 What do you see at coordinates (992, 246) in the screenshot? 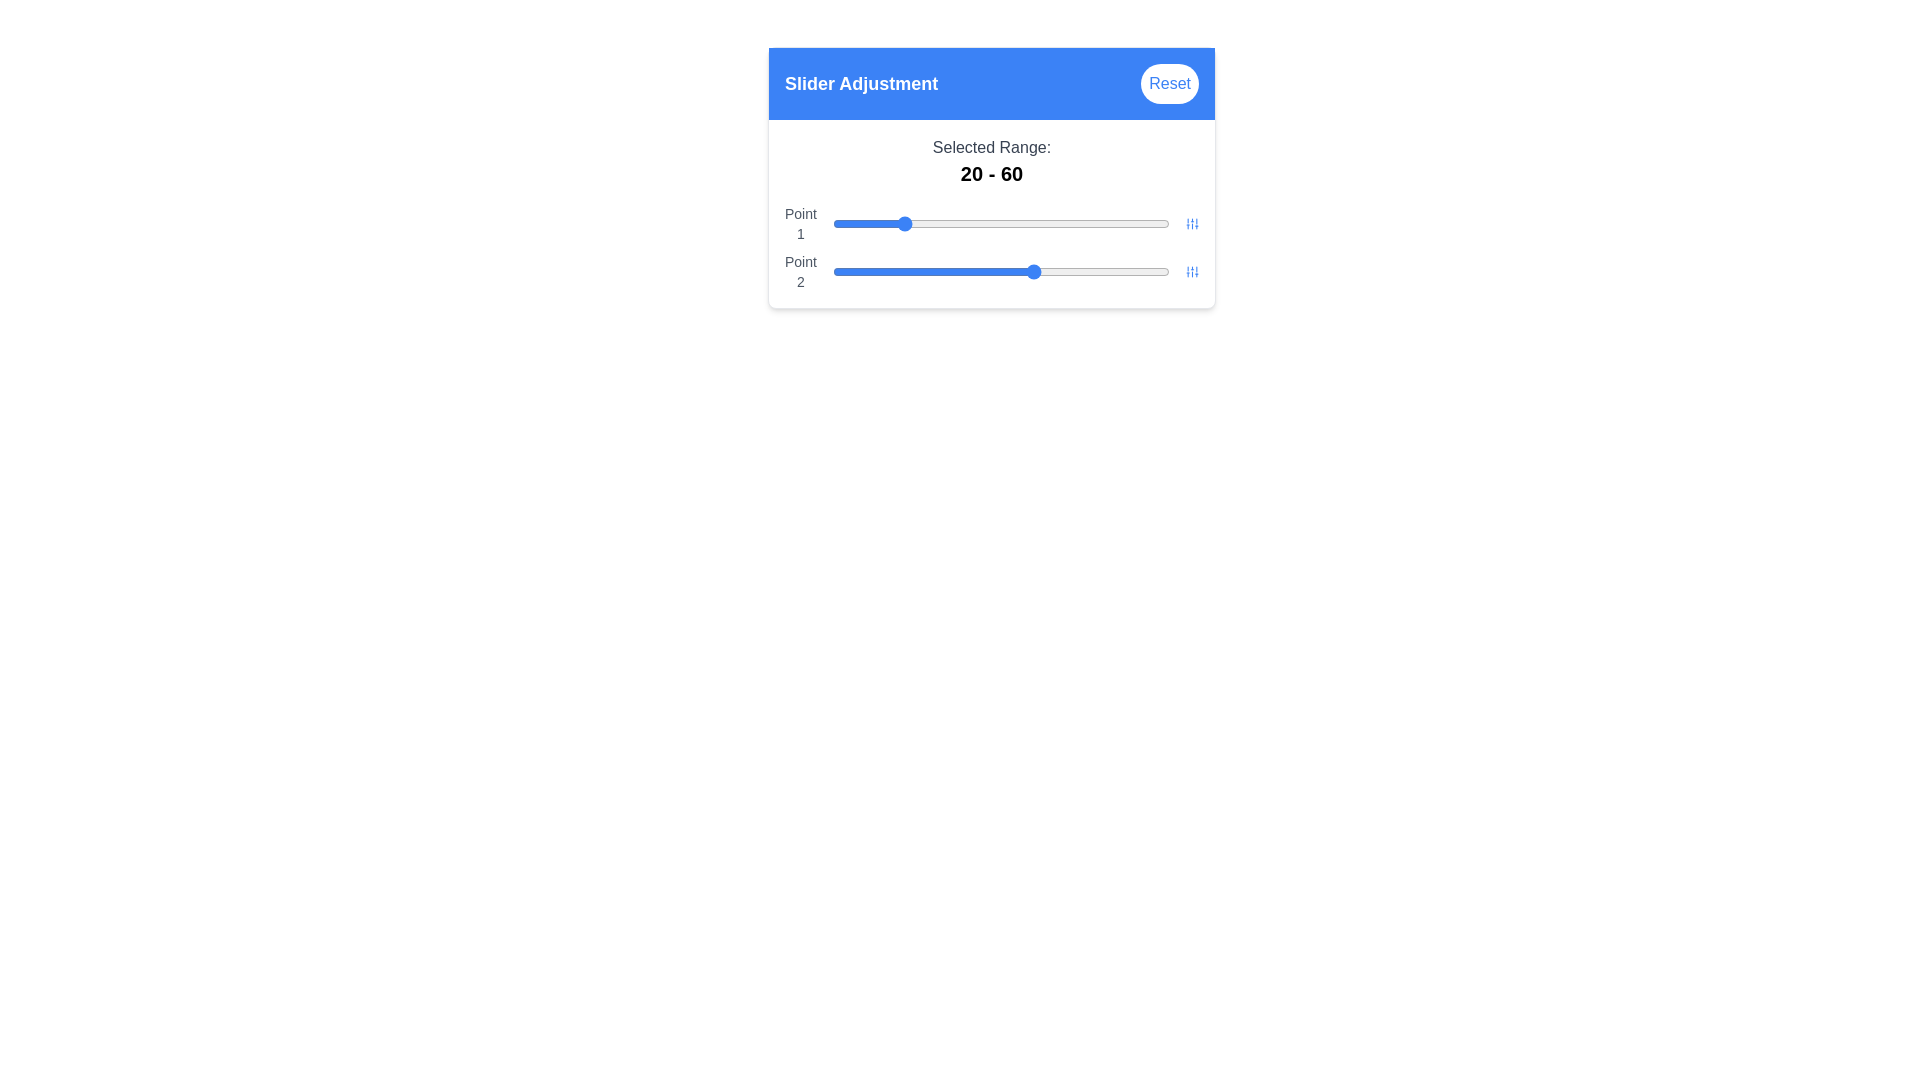
I see `the double slider component with labels` at bounding box center [992, 246].